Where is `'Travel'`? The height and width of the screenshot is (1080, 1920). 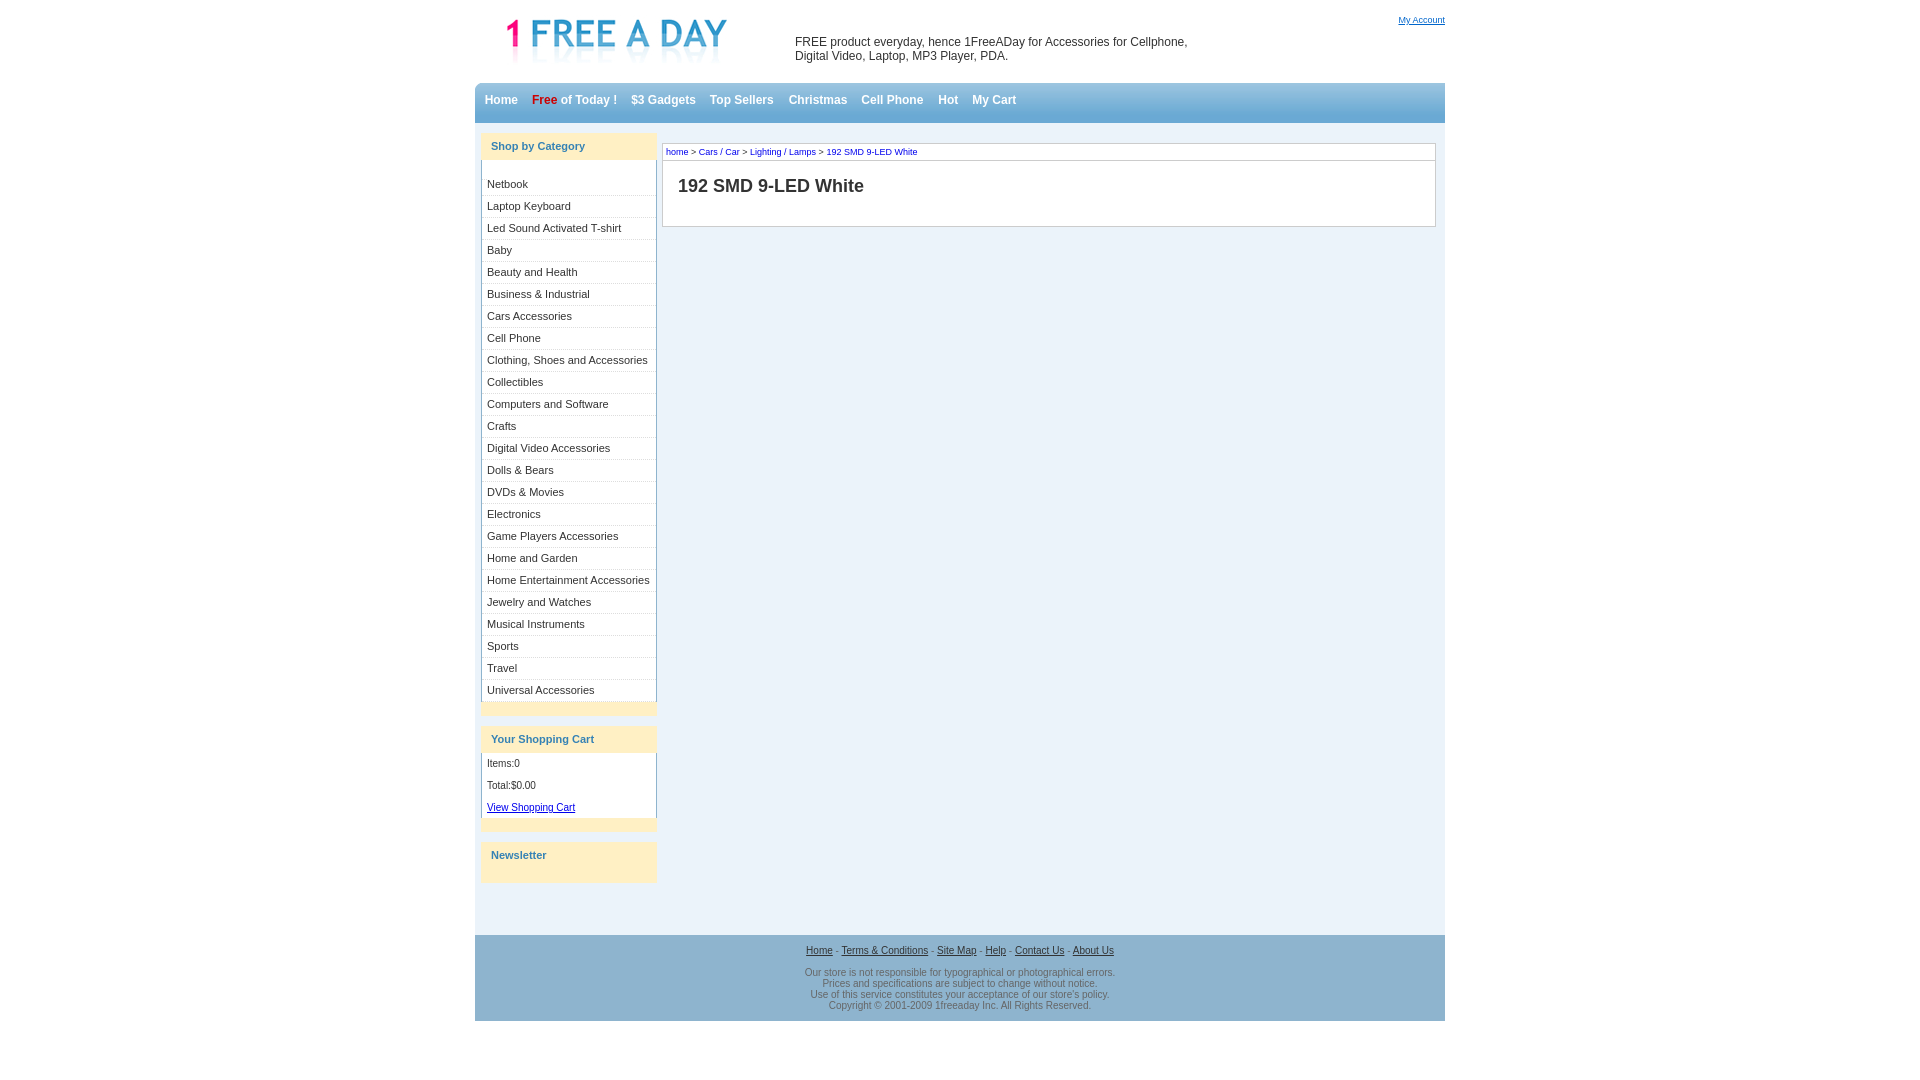 'Travel' is located at coordinates (570, 667).